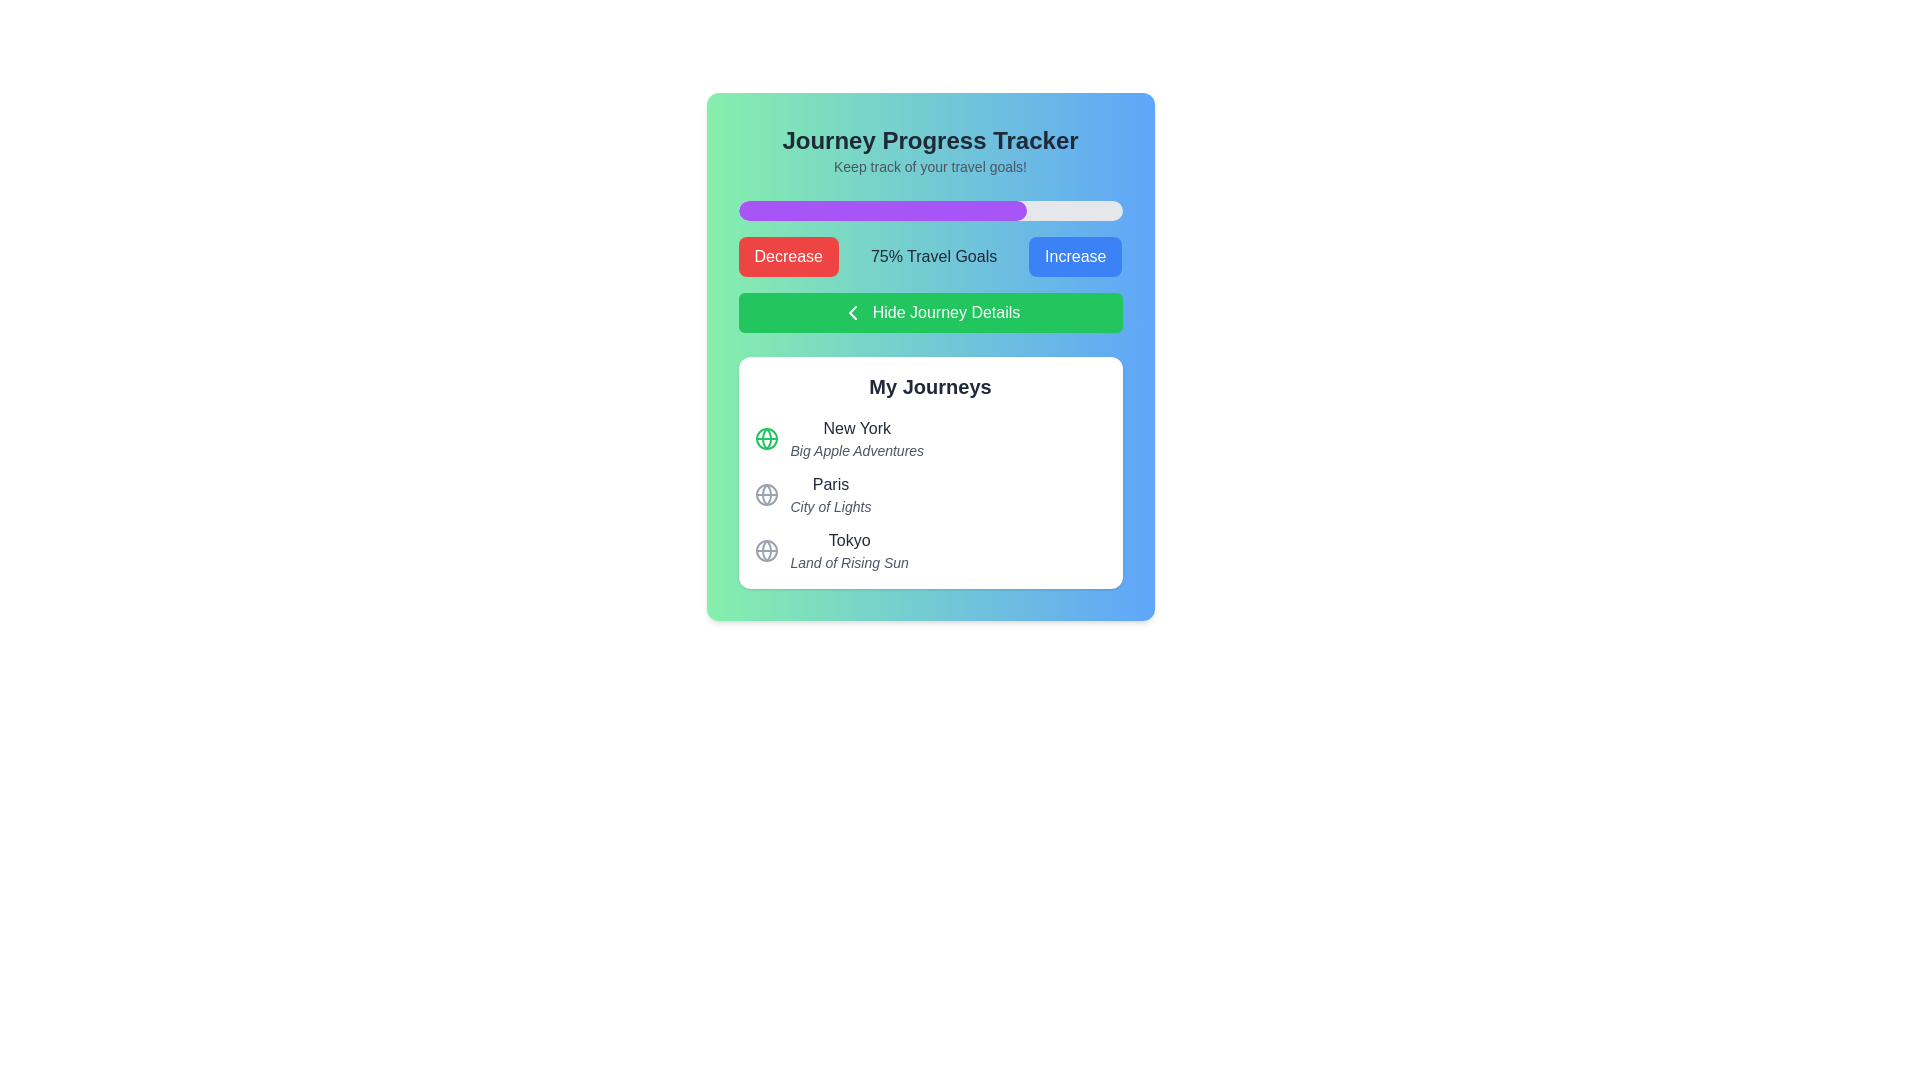 The image size is (1920, 1080). I want to click on the 'My Journeys' header text label, which is prominently displayed in bold at the top of the white rounded rectangle area containing city entries, so click(929, 386).